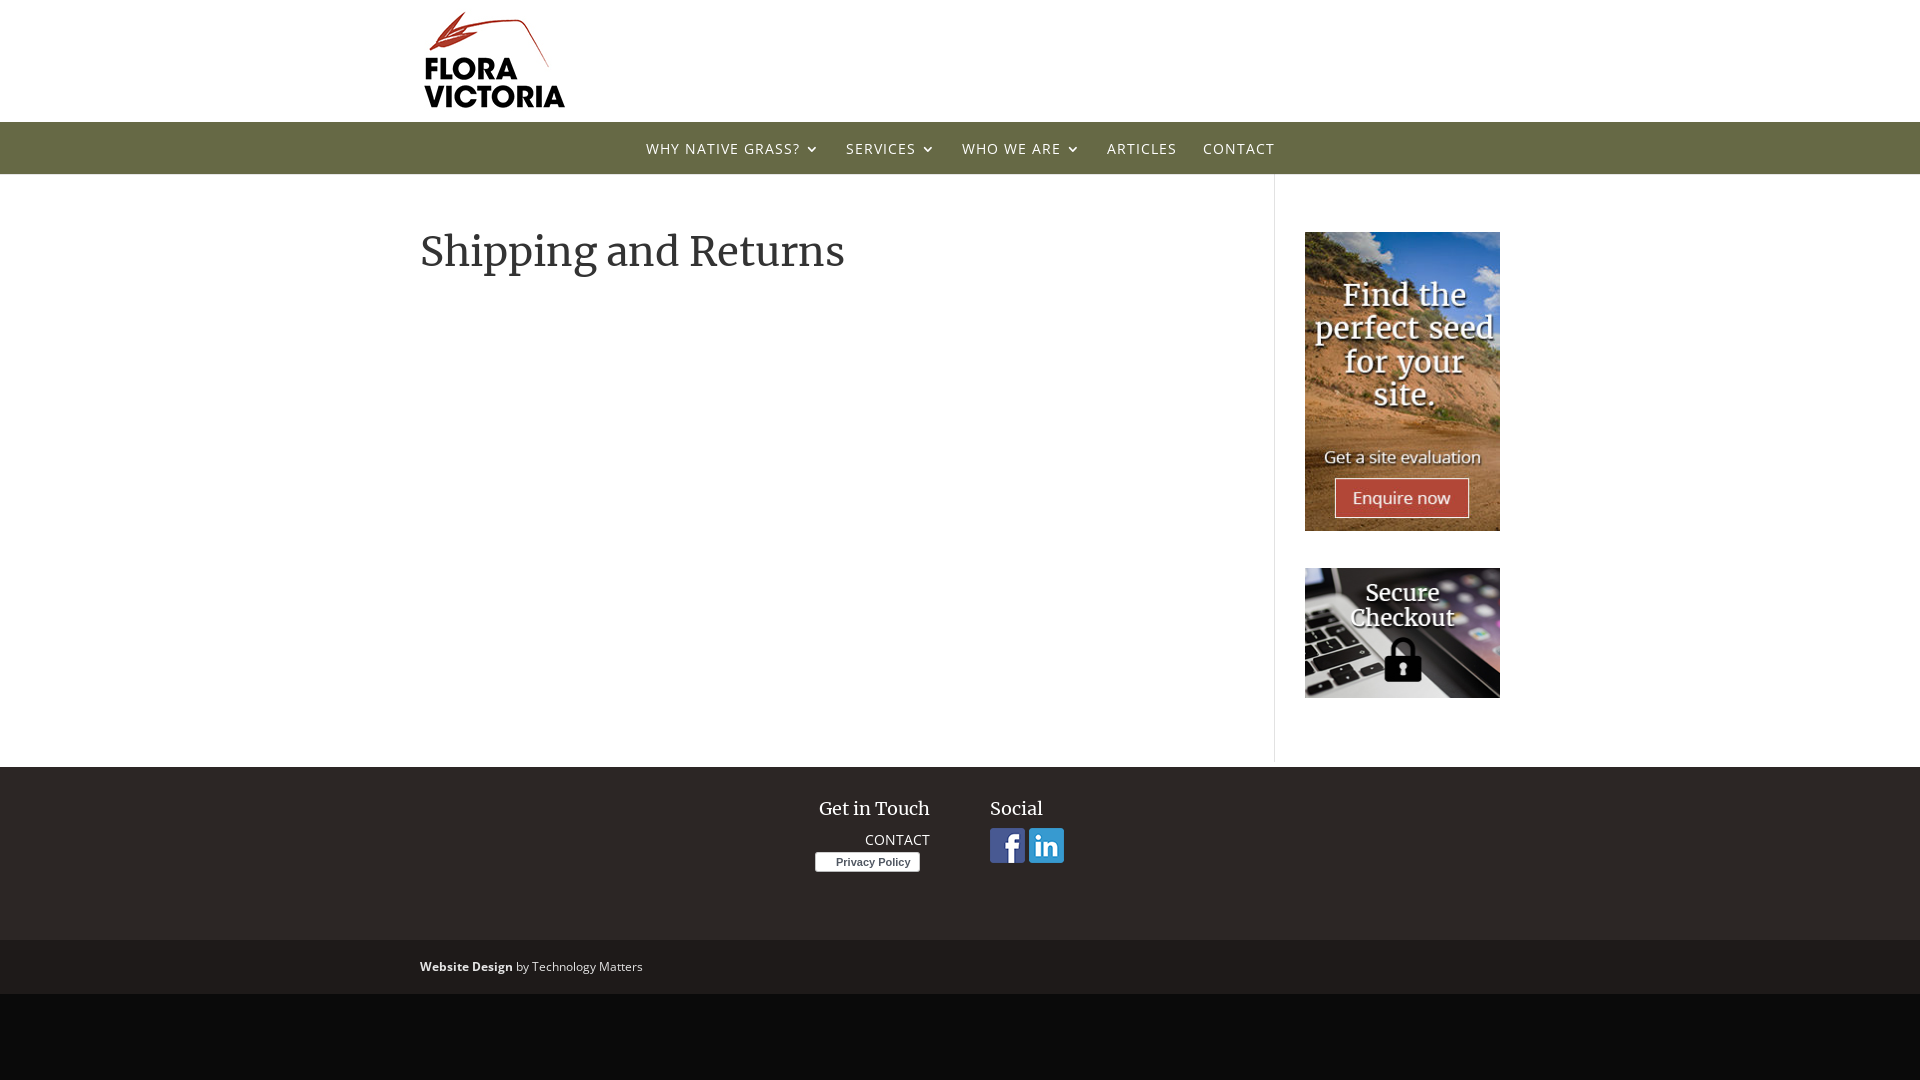 This screenshot has height=1080, width=1920. Describe the element at coordinates (896, 839) in the screenshot. I see `'CONTACT'` at that location.